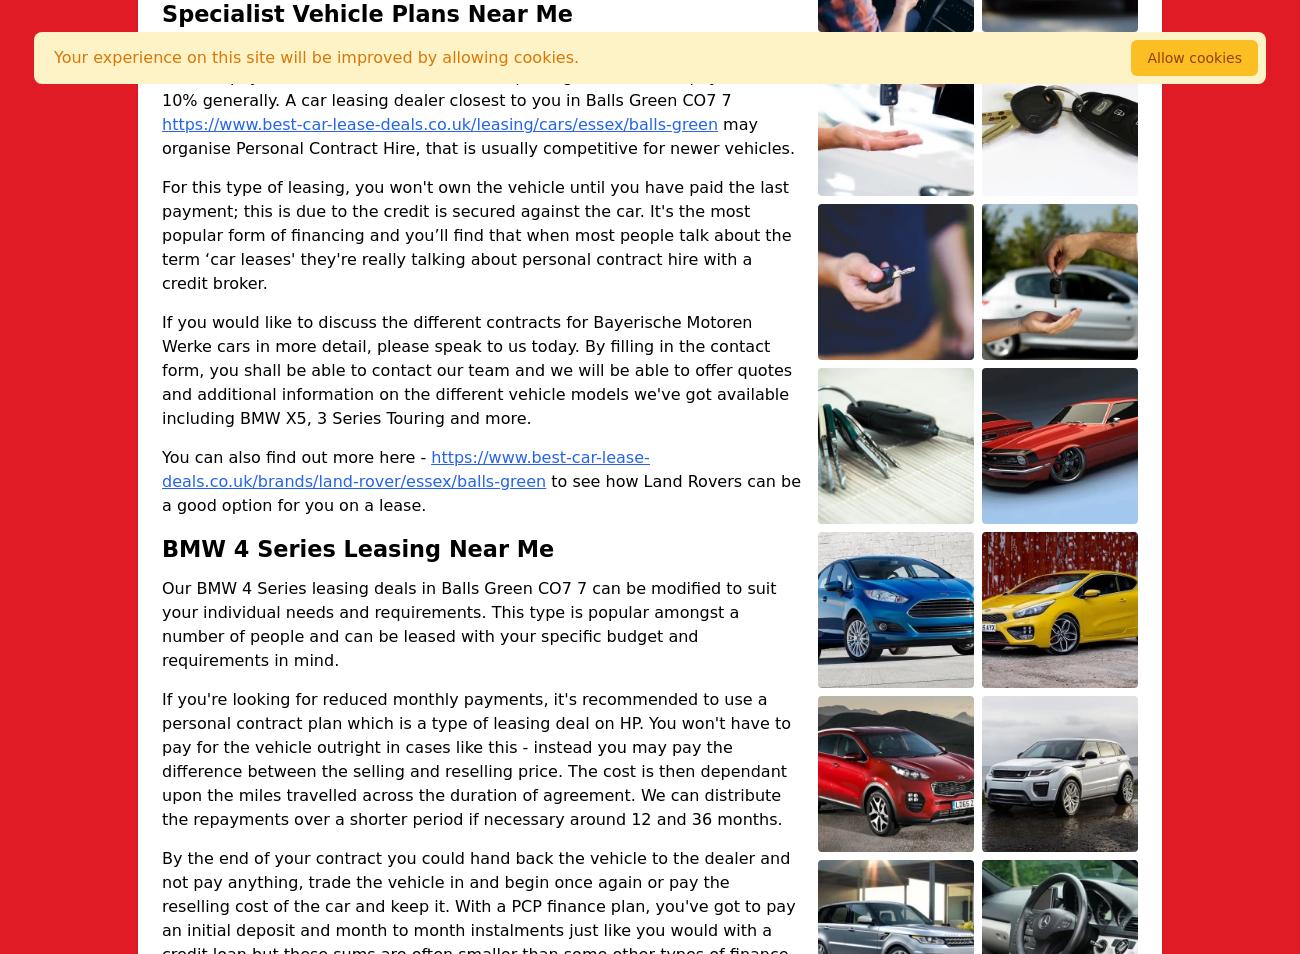  What do you see at coordinates (1193, 57) in the screenshot?
I see `'Allow cookies'` at bounding box center [1193, 57].